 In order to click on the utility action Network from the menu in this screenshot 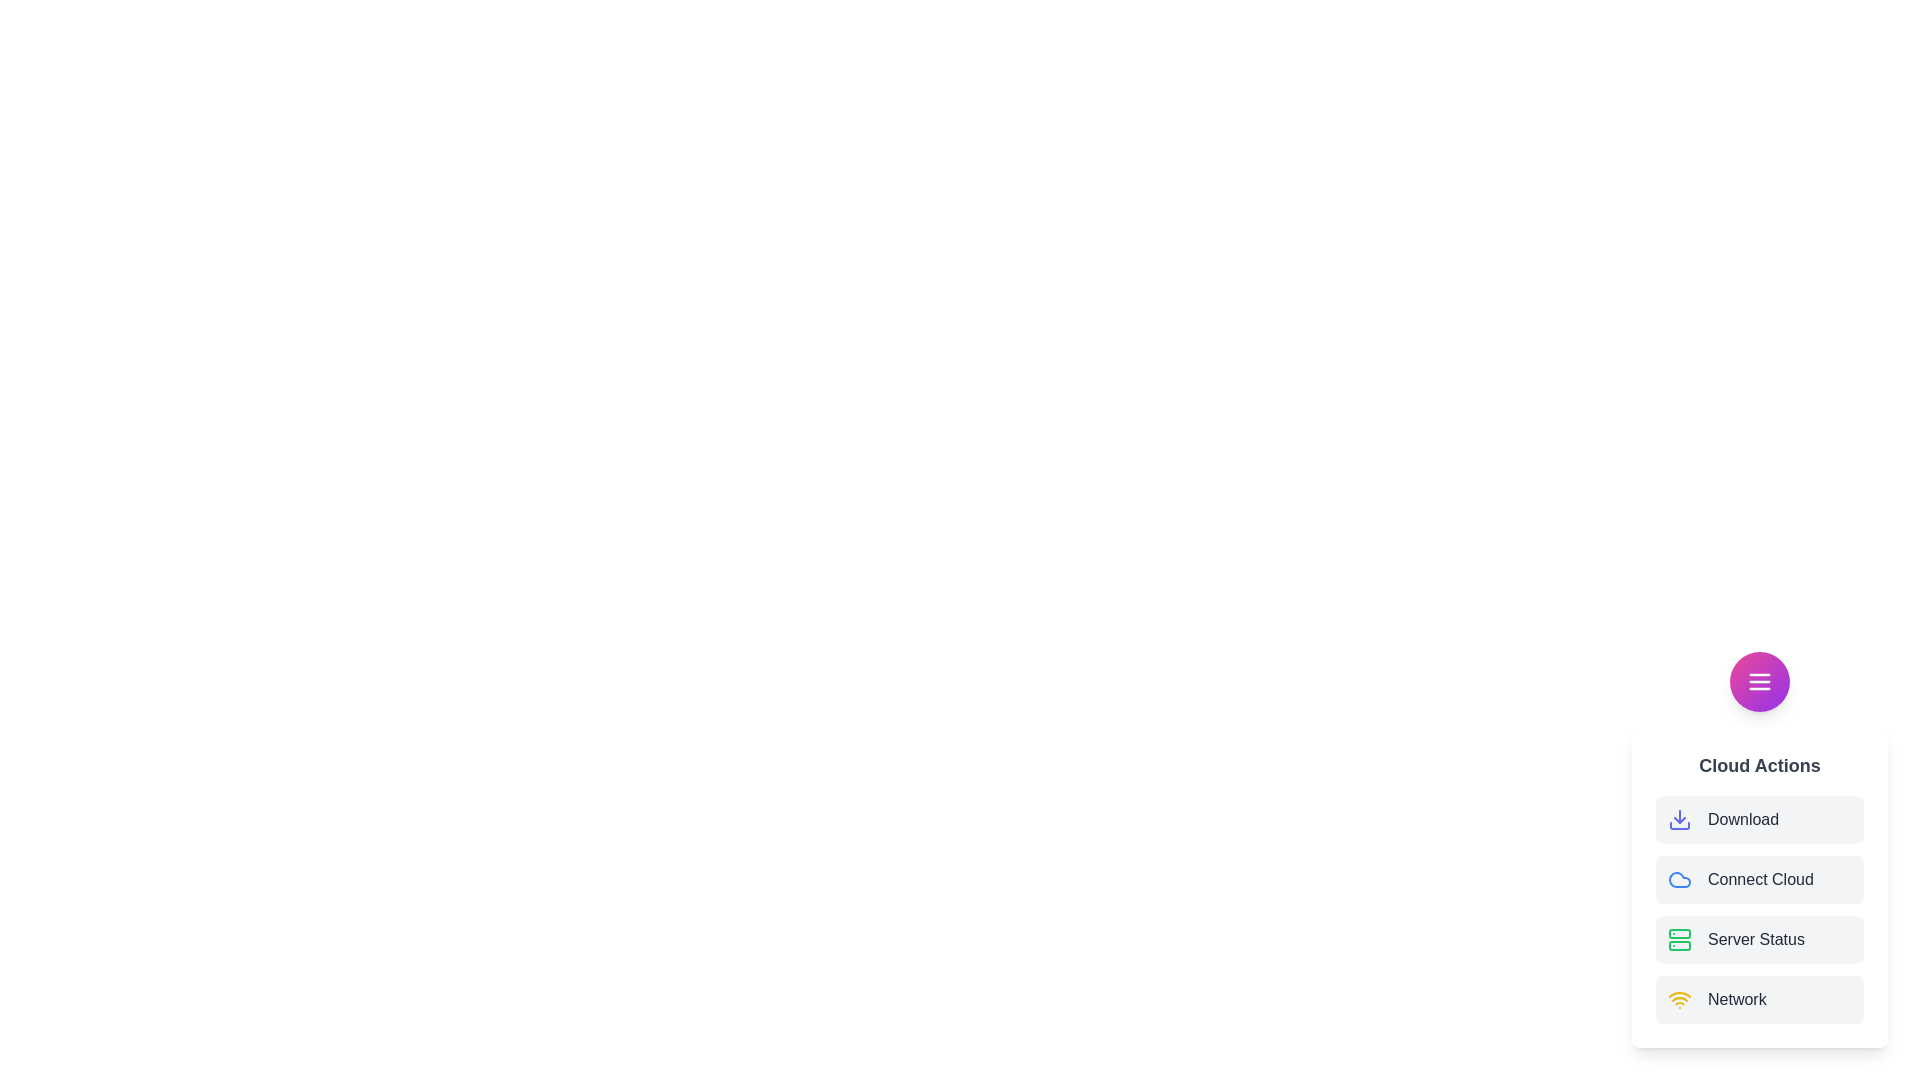, I will do `click(1760, 999)`.